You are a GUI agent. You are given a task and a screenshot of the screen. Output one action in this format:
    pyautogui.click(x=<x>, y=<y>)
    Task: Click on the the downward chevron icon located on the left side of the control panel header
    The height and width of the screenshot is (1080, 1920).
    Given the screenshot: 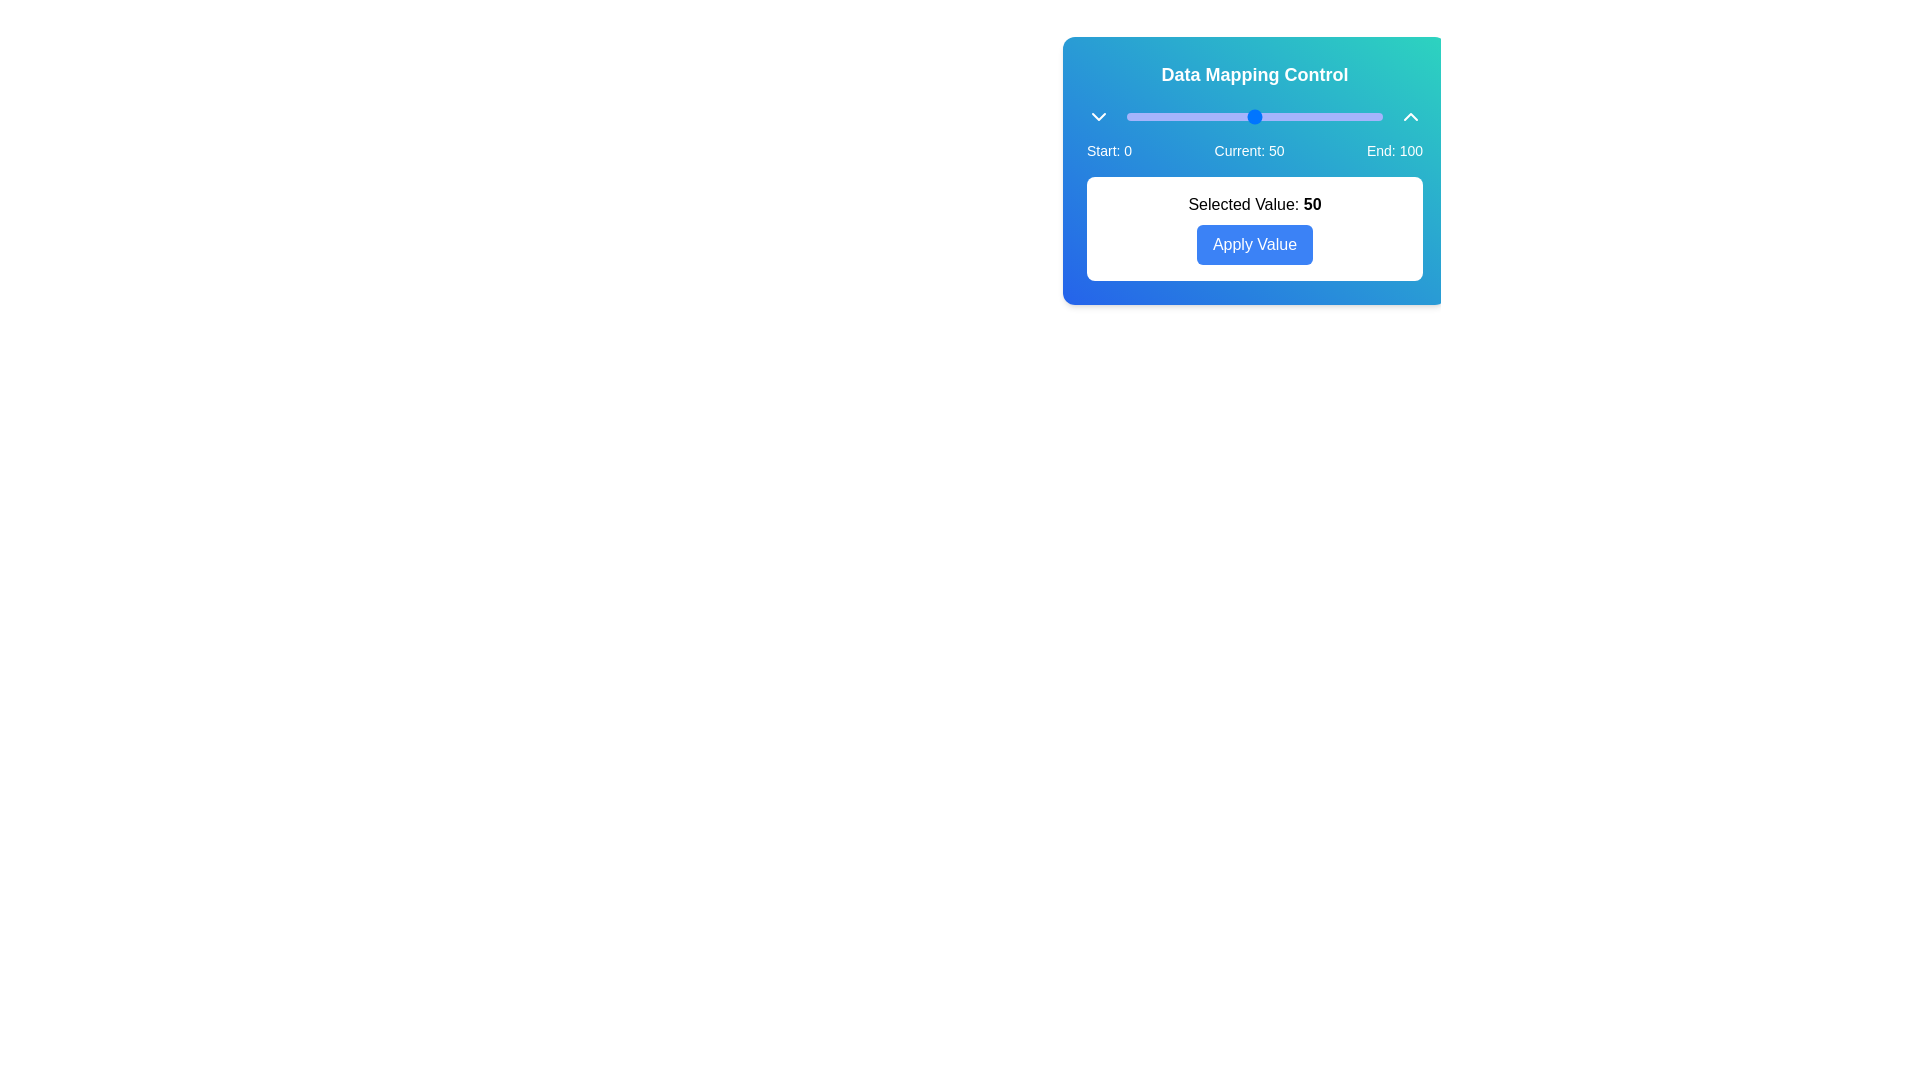 What is the action you would take?
    pyautogui.click(x=1098, y=116)
    